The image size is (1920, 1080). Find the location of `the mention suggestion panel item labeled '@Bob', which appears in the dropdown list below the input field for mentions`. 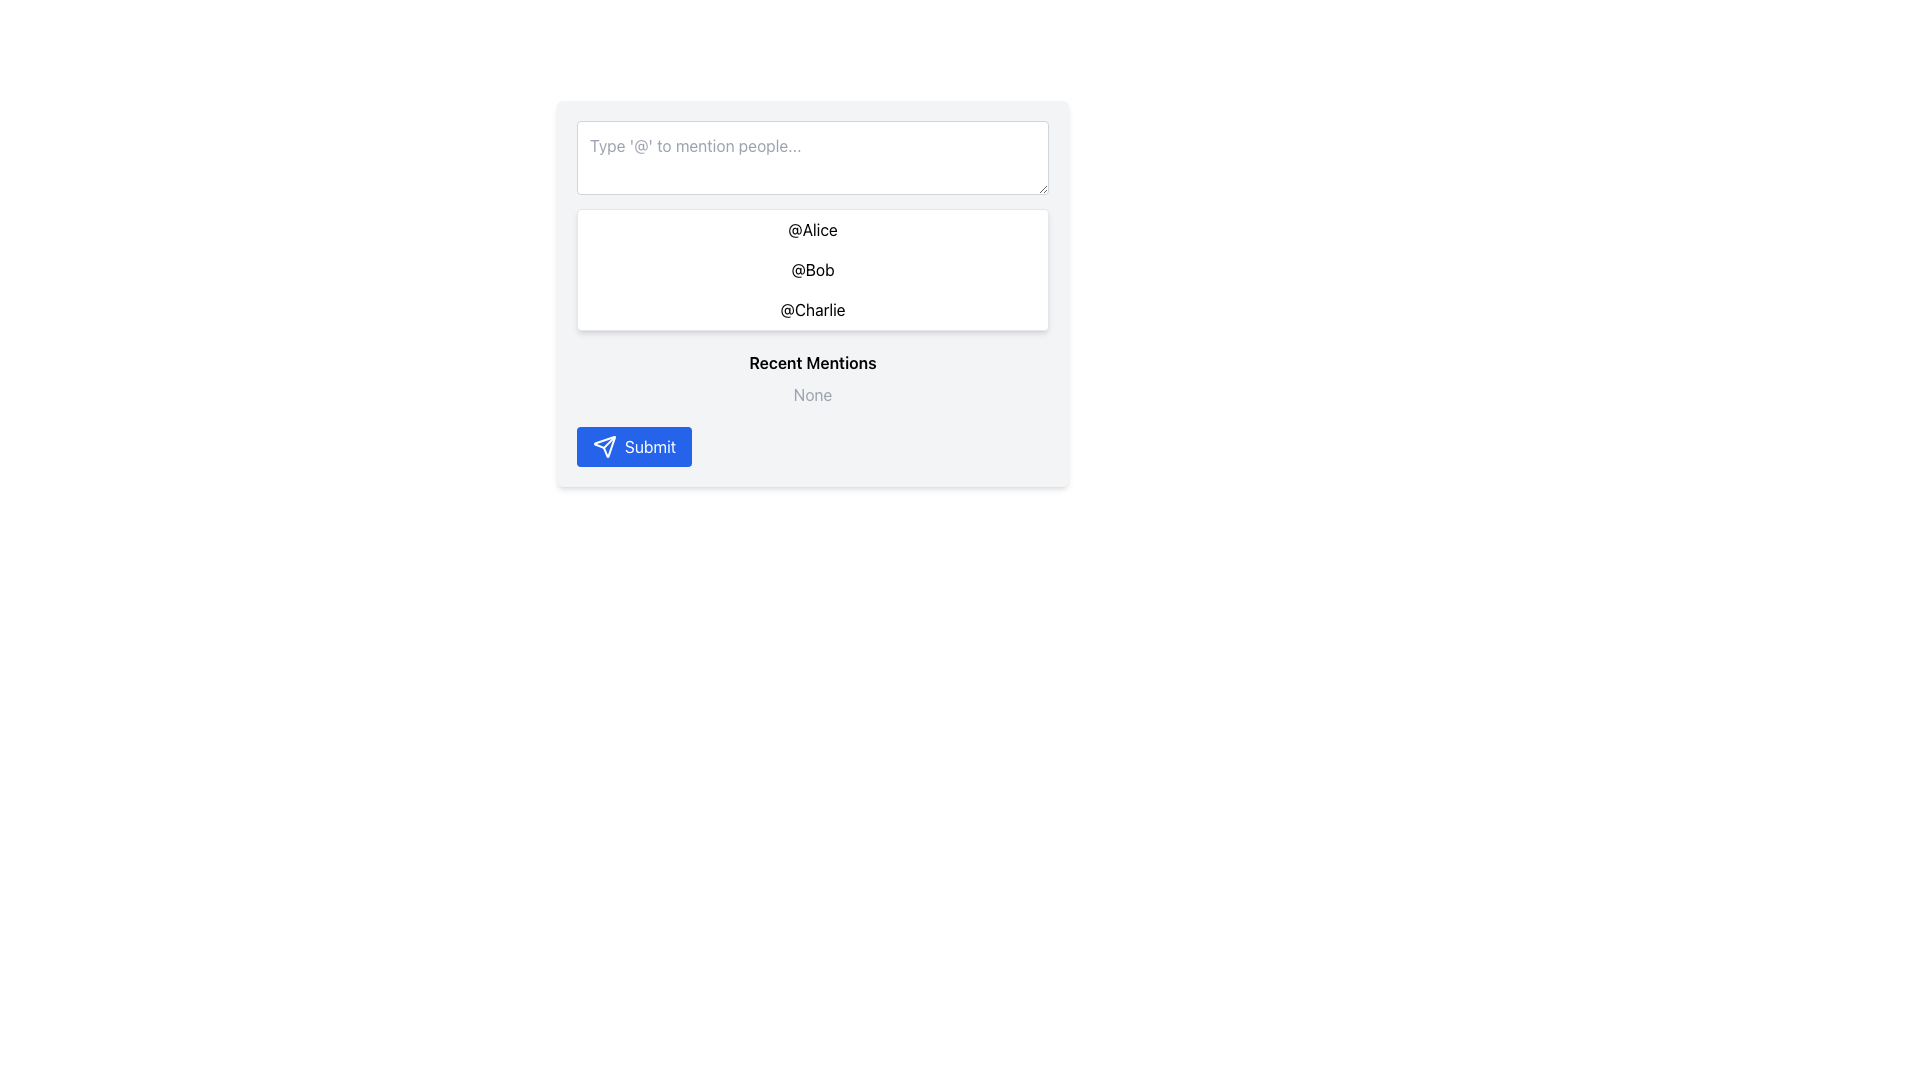

the mention suggestion panel item labeled '@Bob', which appears in the dropdown list below the input field for mentions is located at coordinates (812, 270).